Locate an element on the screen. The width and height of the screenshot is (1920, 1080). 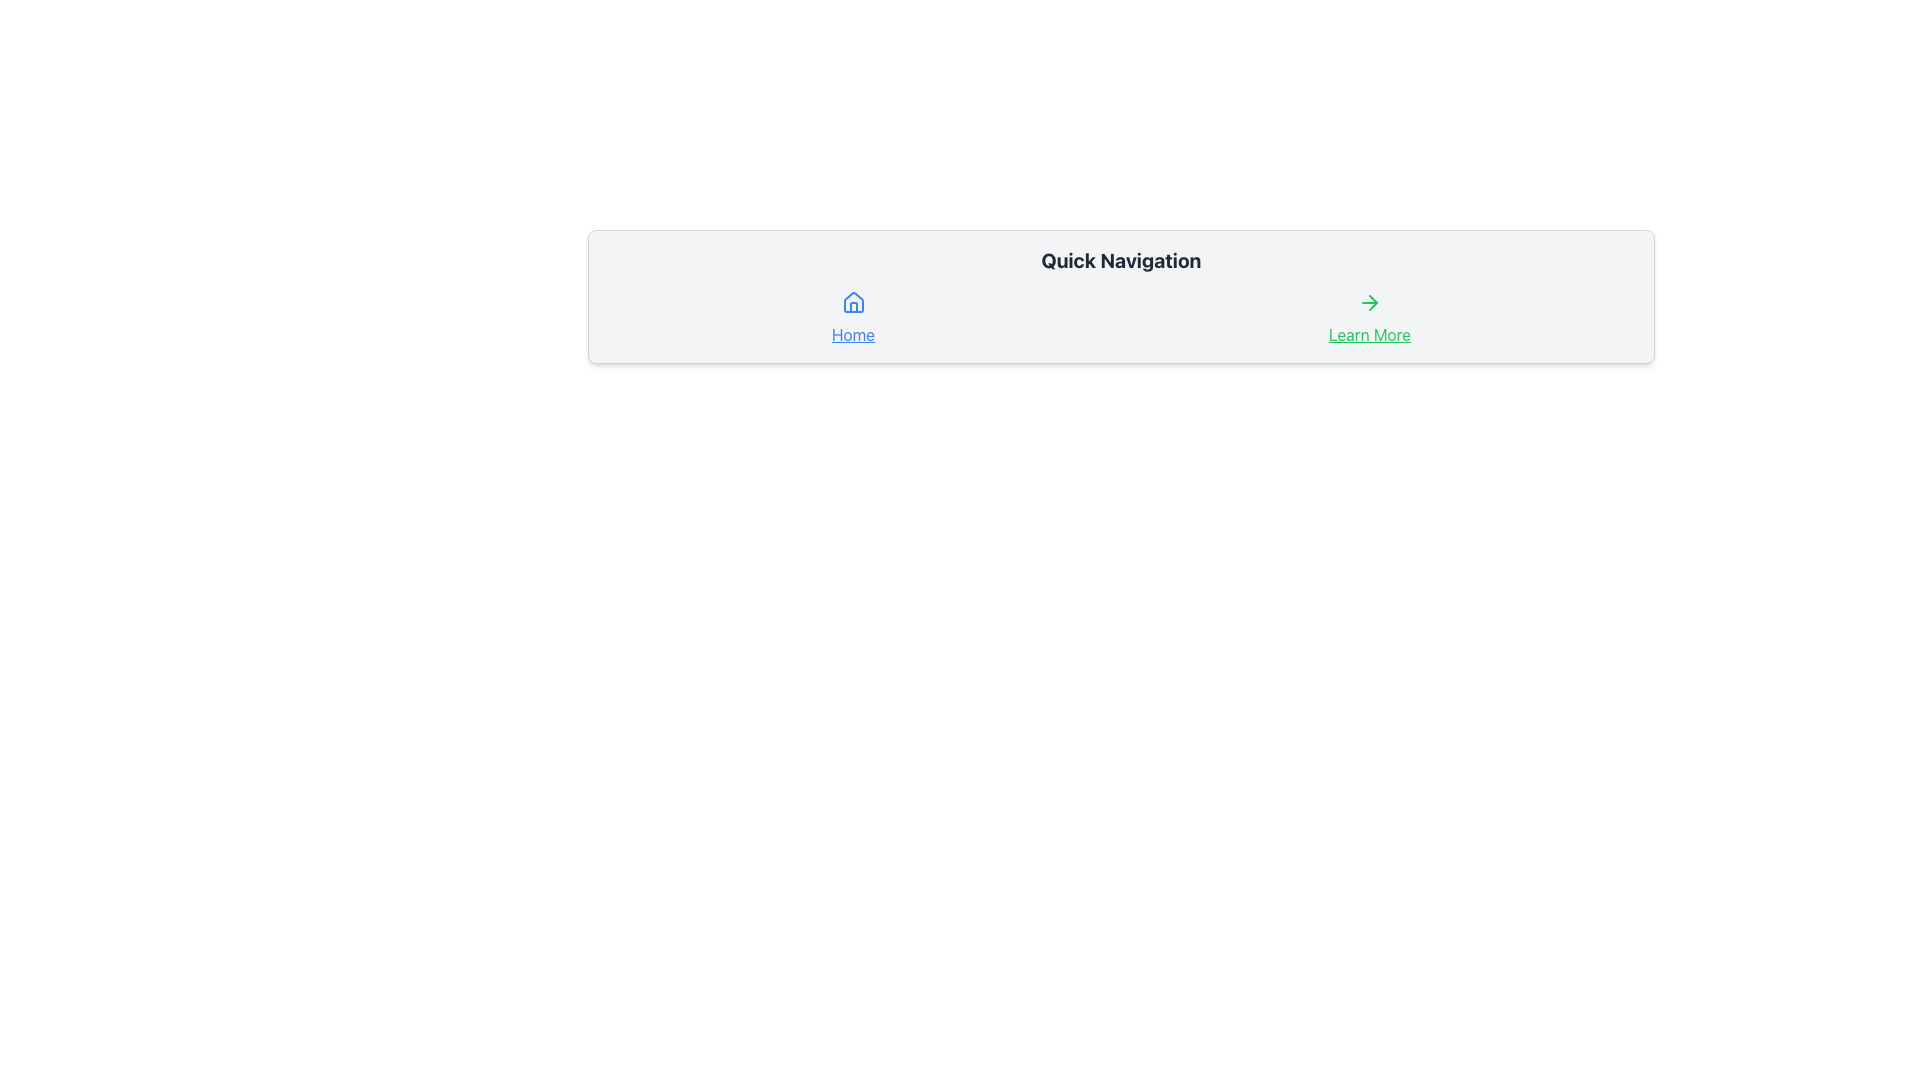
the navigational link represented by the blue outlined house icon and the blue underlined text label 'Home' is located at coordinates (853, 318).